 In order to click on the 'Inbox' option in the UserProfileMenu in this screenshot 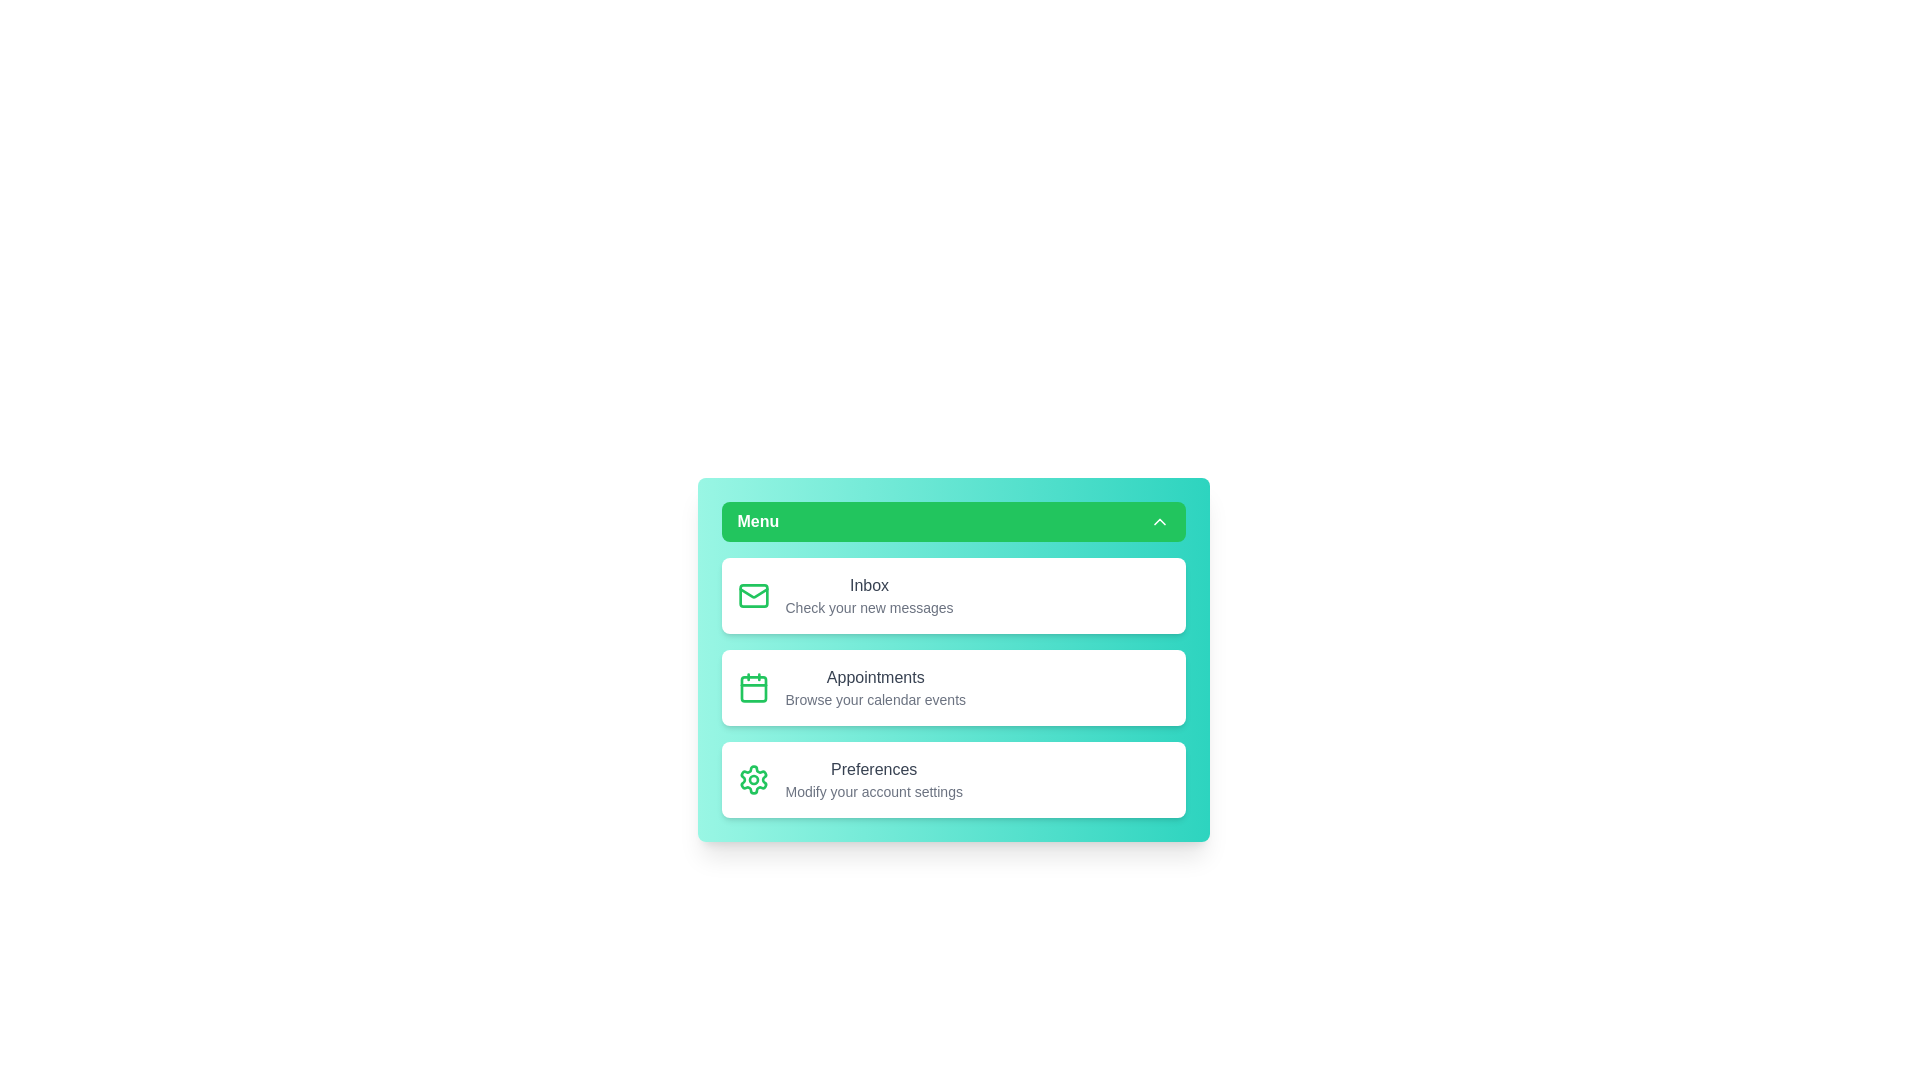, I will do `click(869, 585)`.